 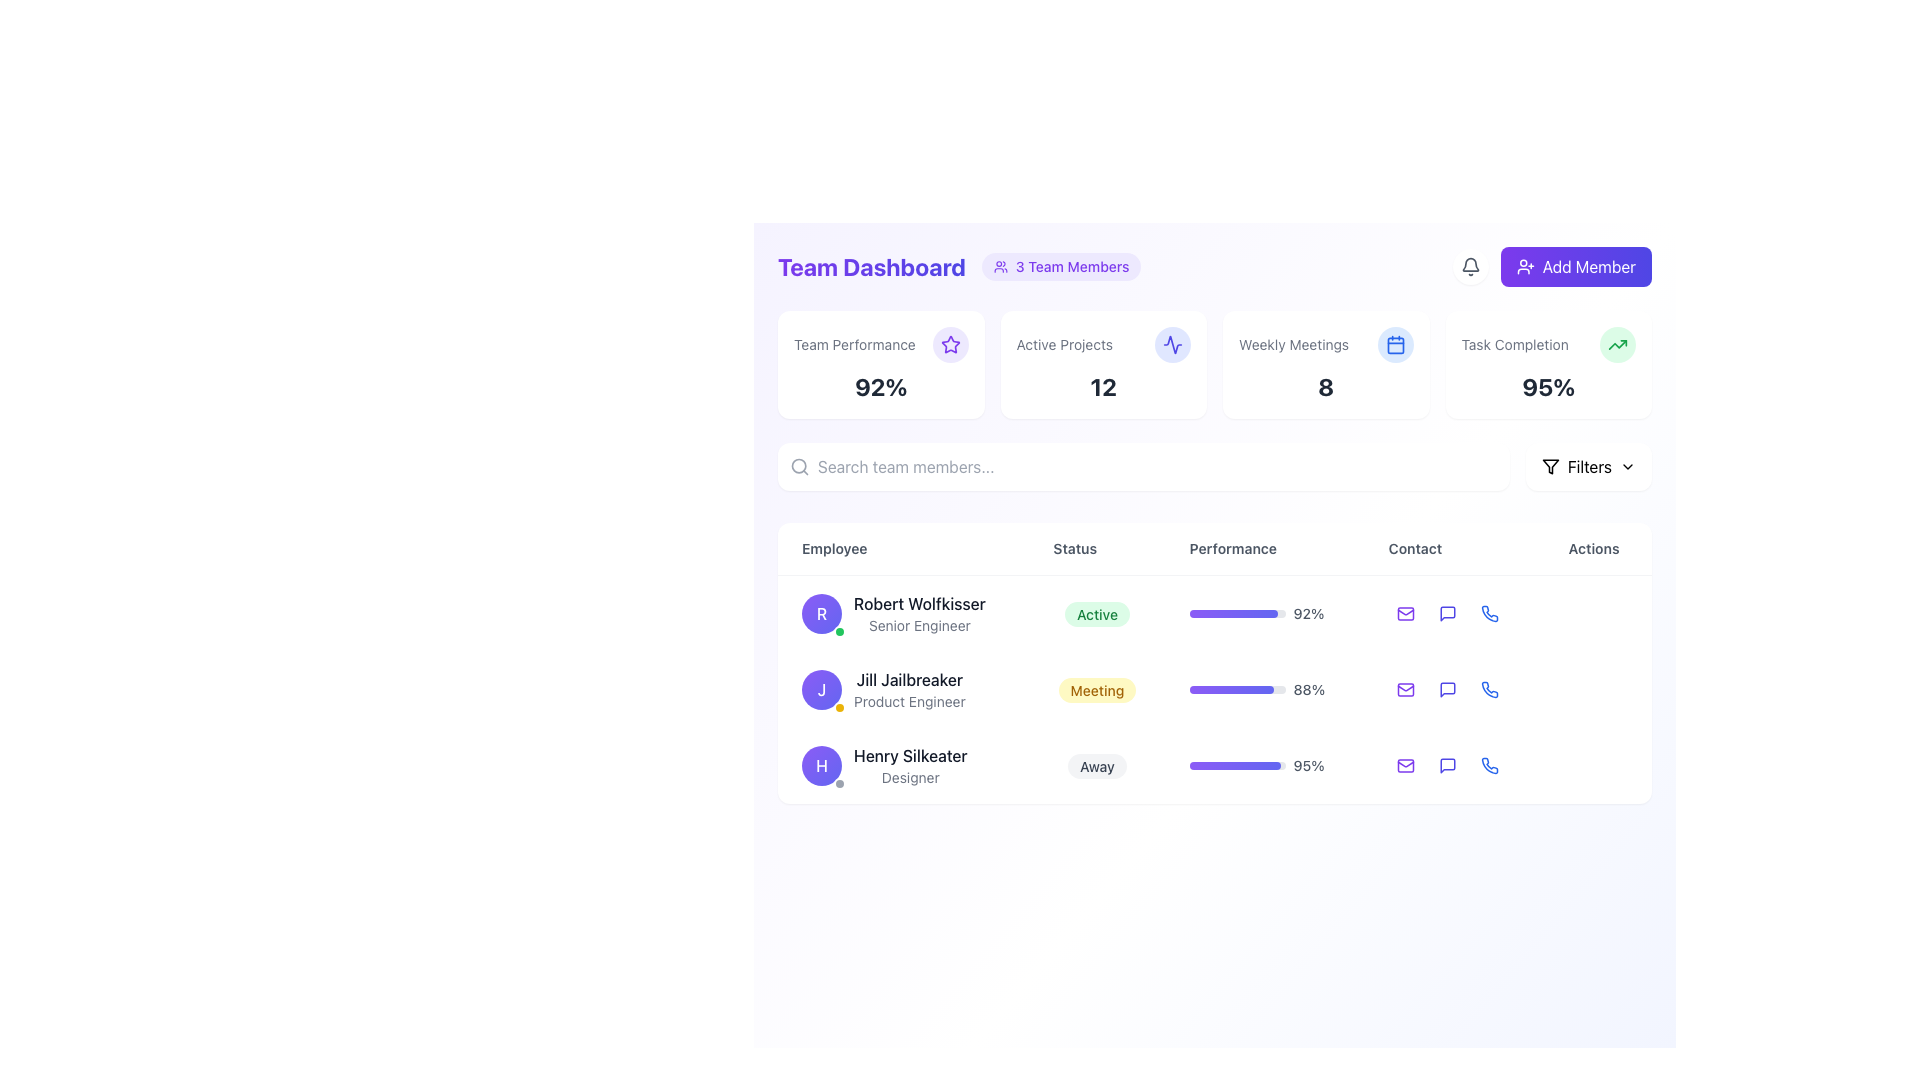 What do you see at coordinates (908, 689) in the screenshot?
I see `text display element that shows 'Jill Jailbreaker' and 'Product Engineer', located in the second row under the 'Employee' column of the table layout` at bounding box center [908, 689].